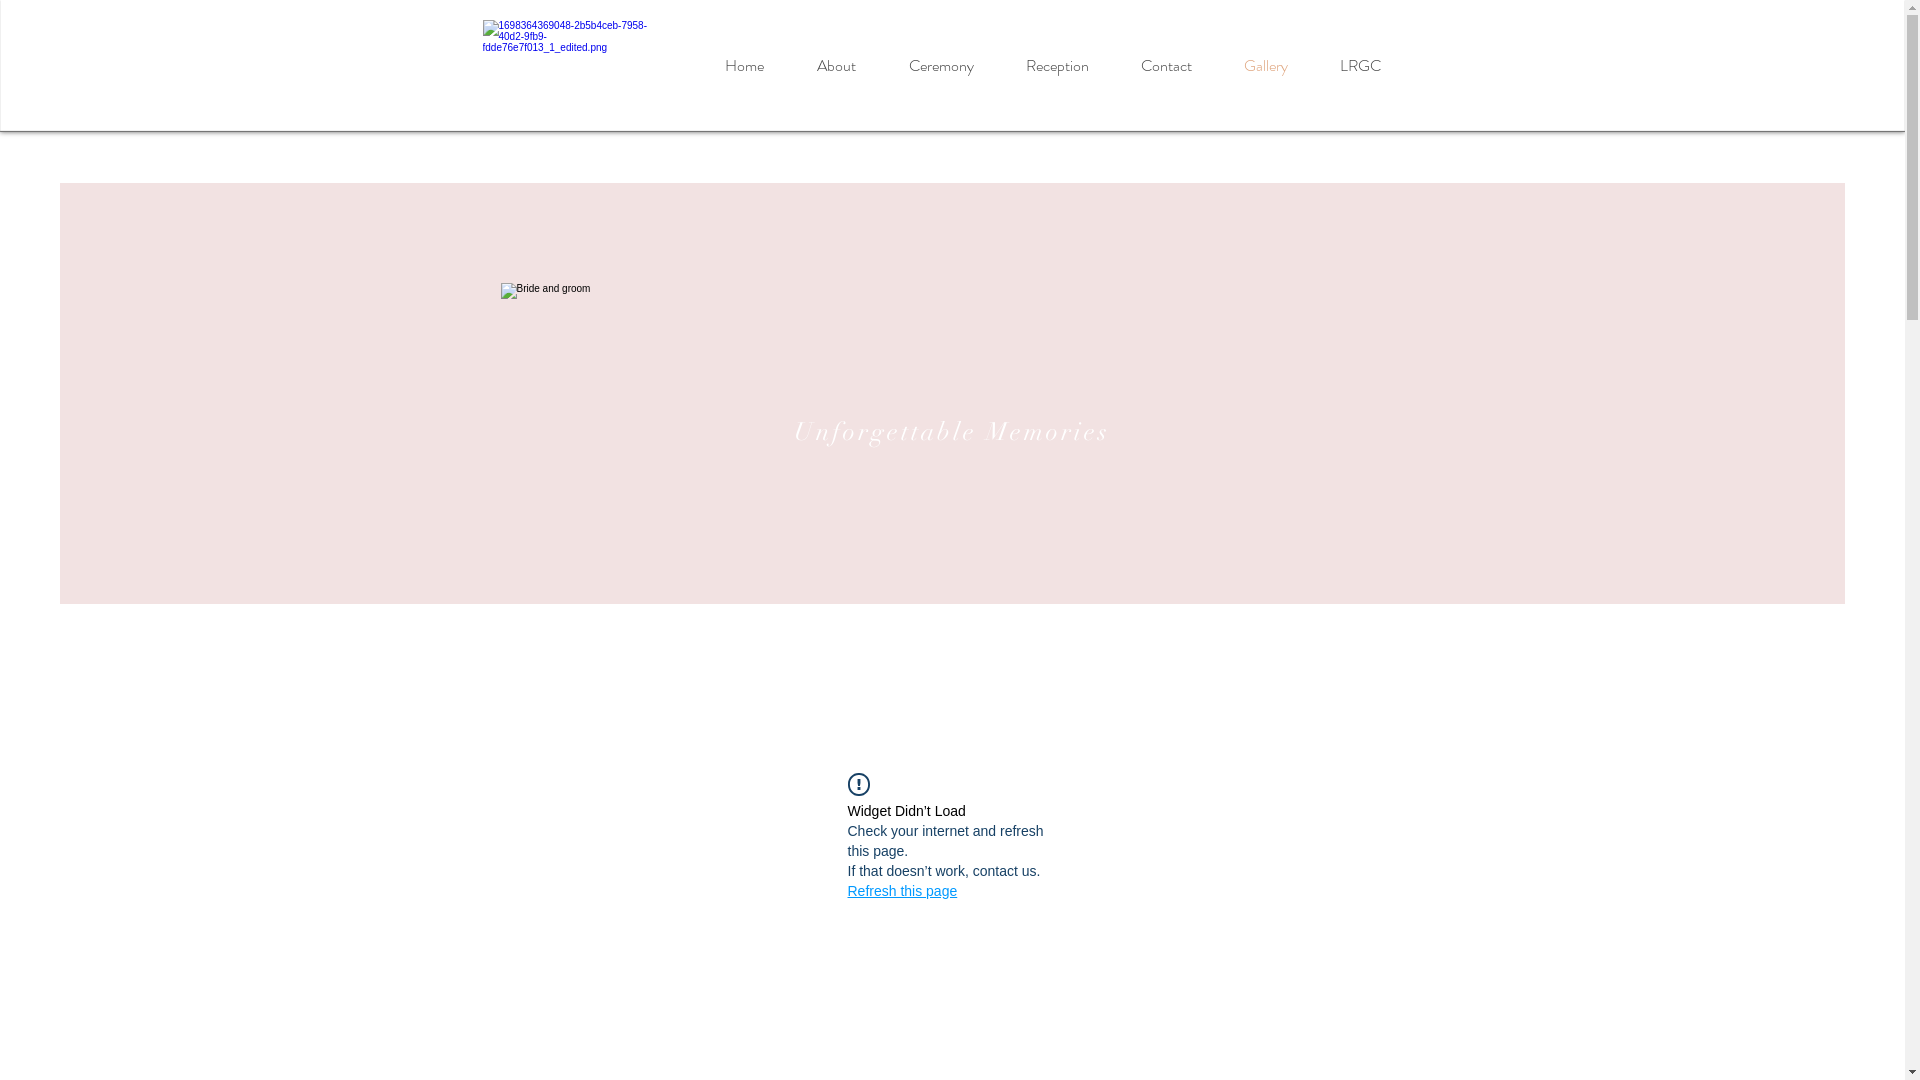 This screenshot has height=1080, width=1920. Describe the element at coordinates (1056, 64) in the screenshot. I see `'Reception'` at that location.